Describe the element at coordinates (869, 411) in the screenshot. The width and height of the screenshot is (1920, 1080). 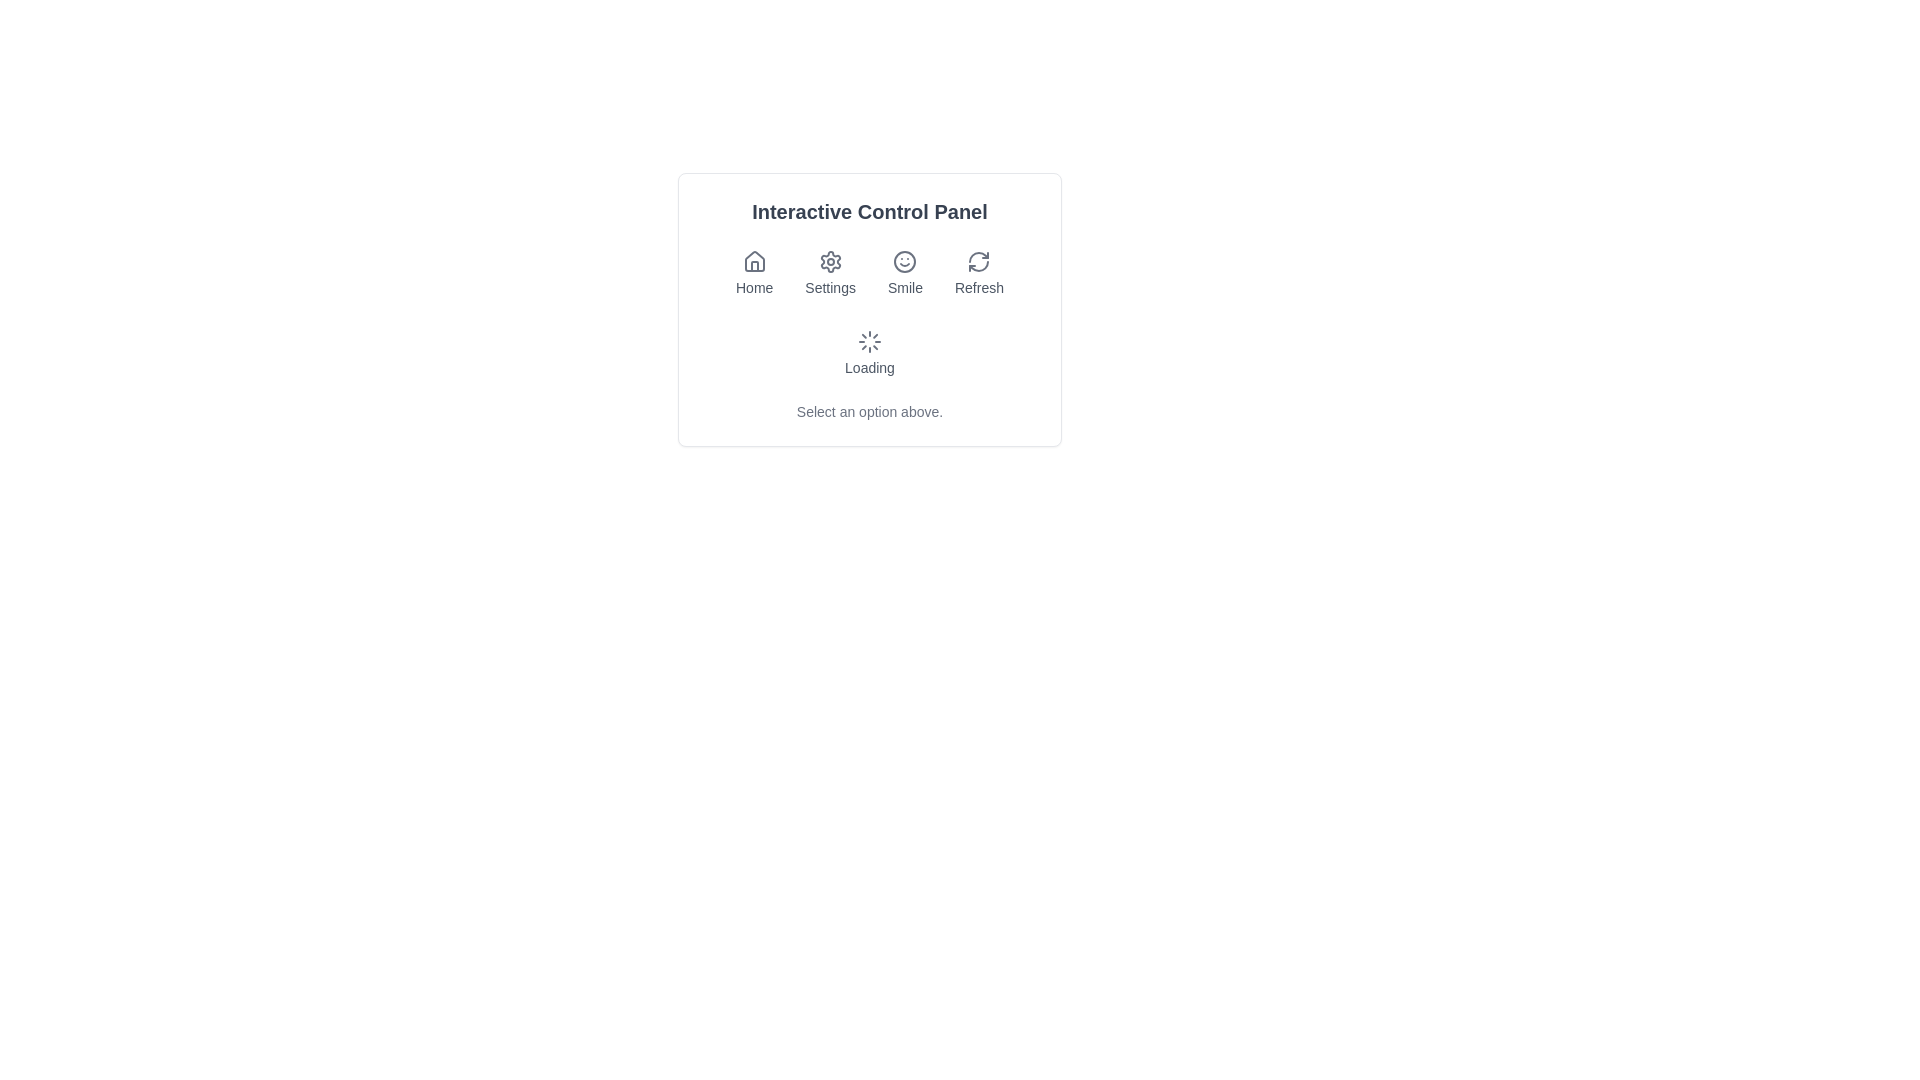
I see `the static text that serves as an instruction or prompt, located directly below the 'Loading' label in the interactive control panel, centered horizontally within the panel` at that location.